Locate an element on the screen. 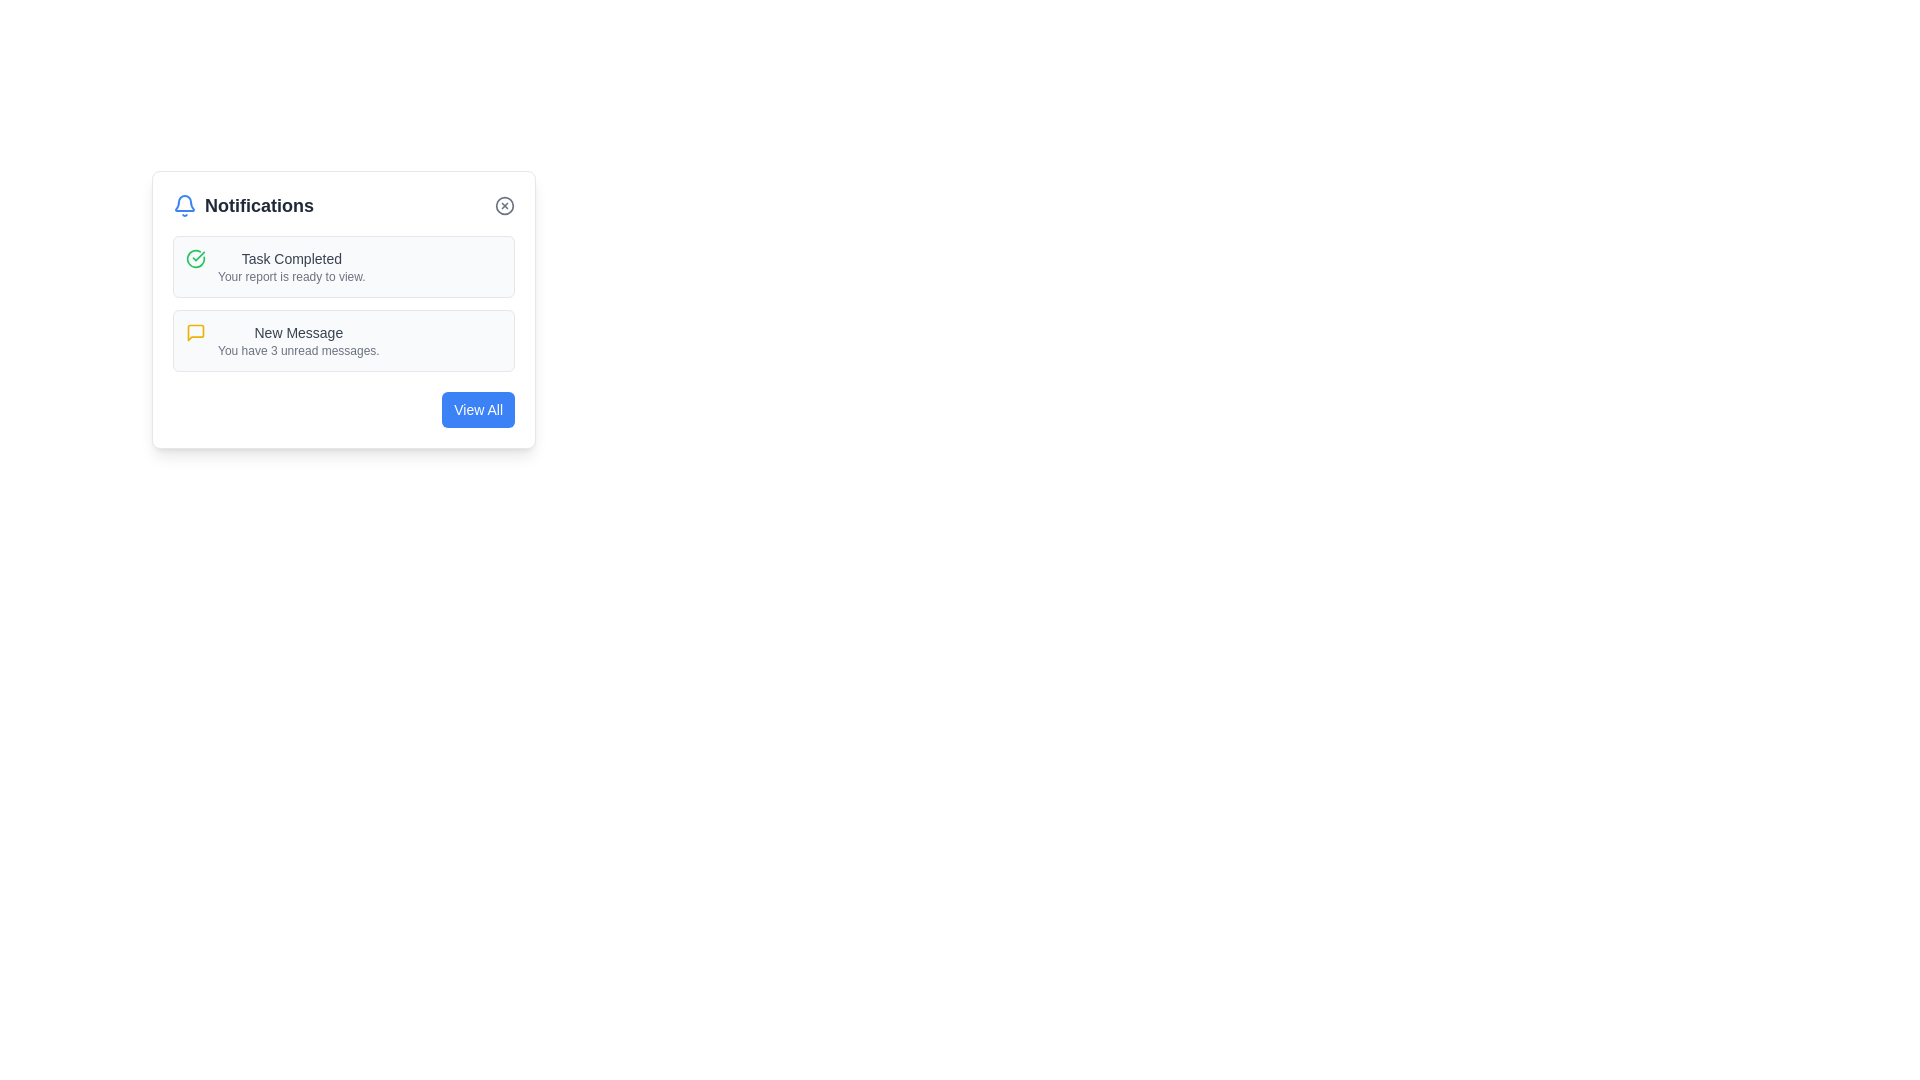  the 'New Message' text label, which is a gray-colored text in a sans-serif typeface located above the unread messages notification in the notification card is located at coordinates (297, 331).